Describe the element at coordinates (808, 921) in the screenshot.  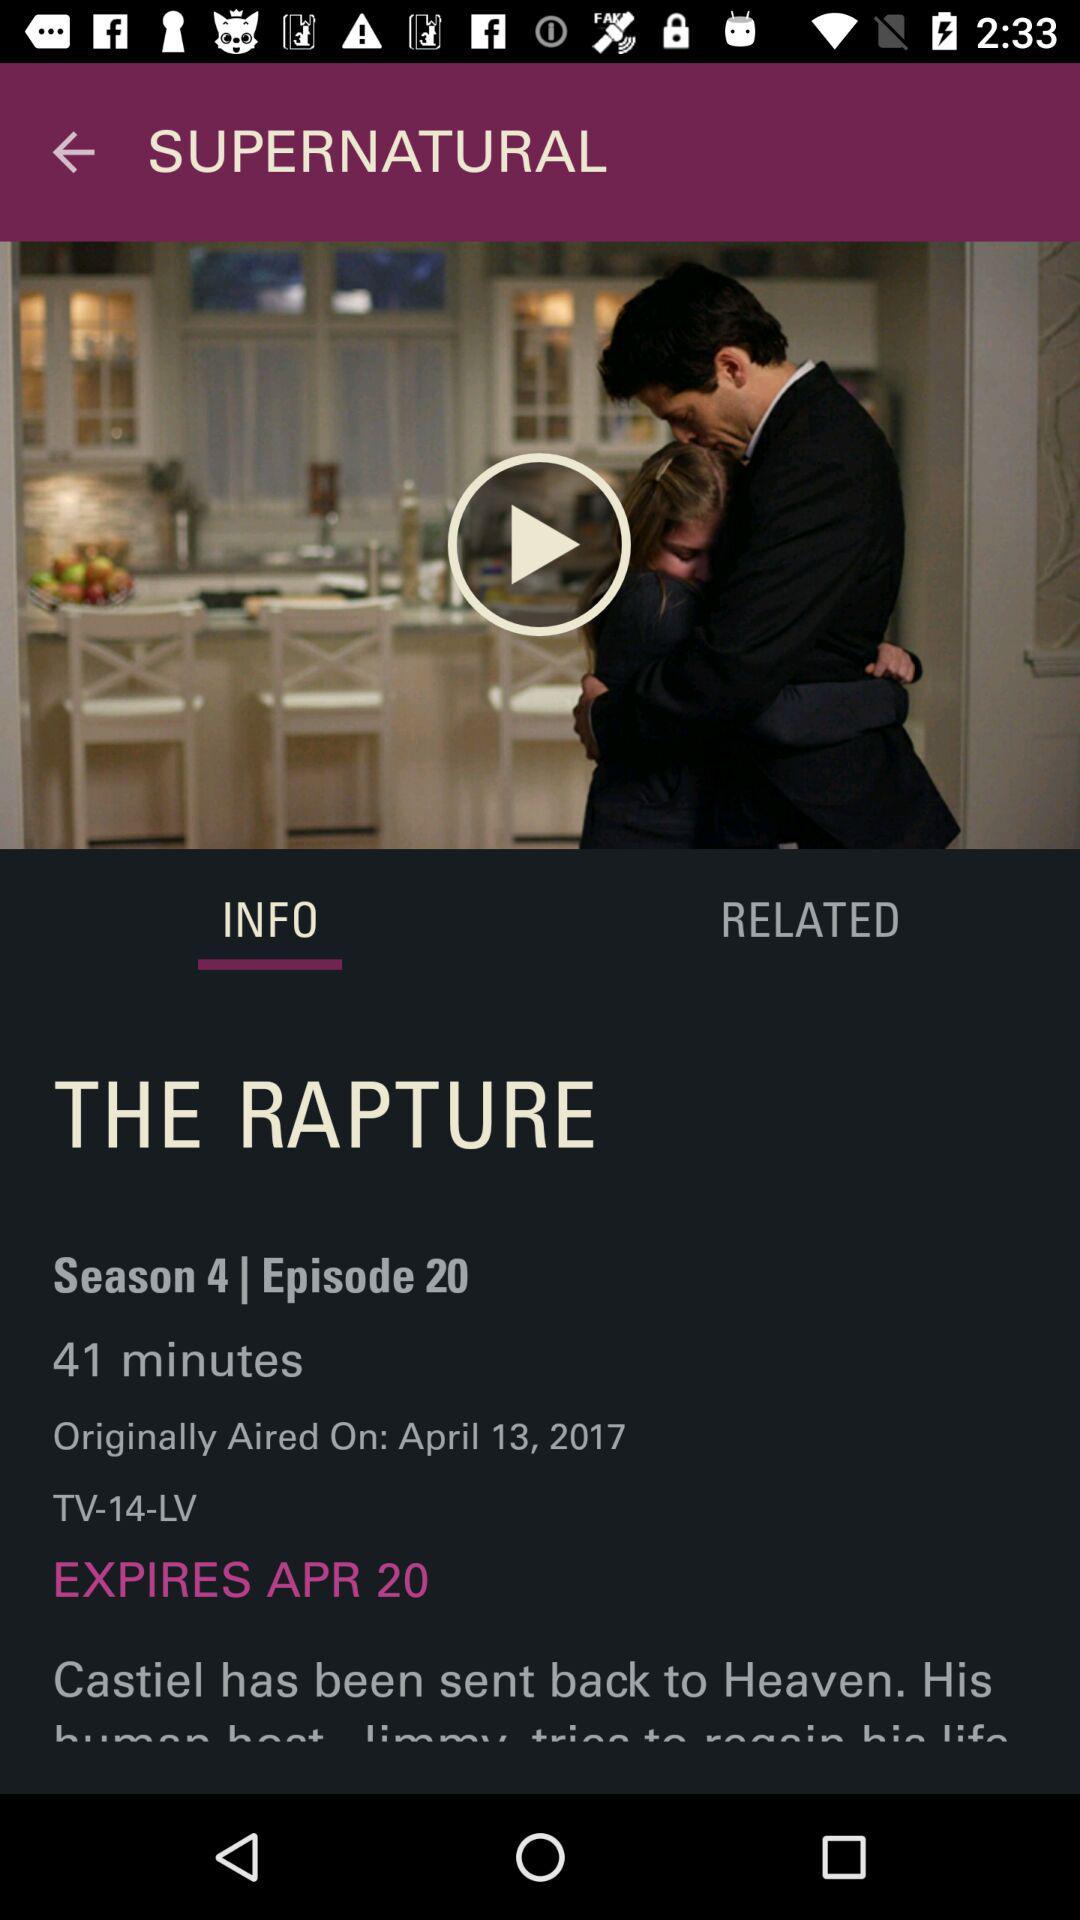
I see `icon next to info` at that location.